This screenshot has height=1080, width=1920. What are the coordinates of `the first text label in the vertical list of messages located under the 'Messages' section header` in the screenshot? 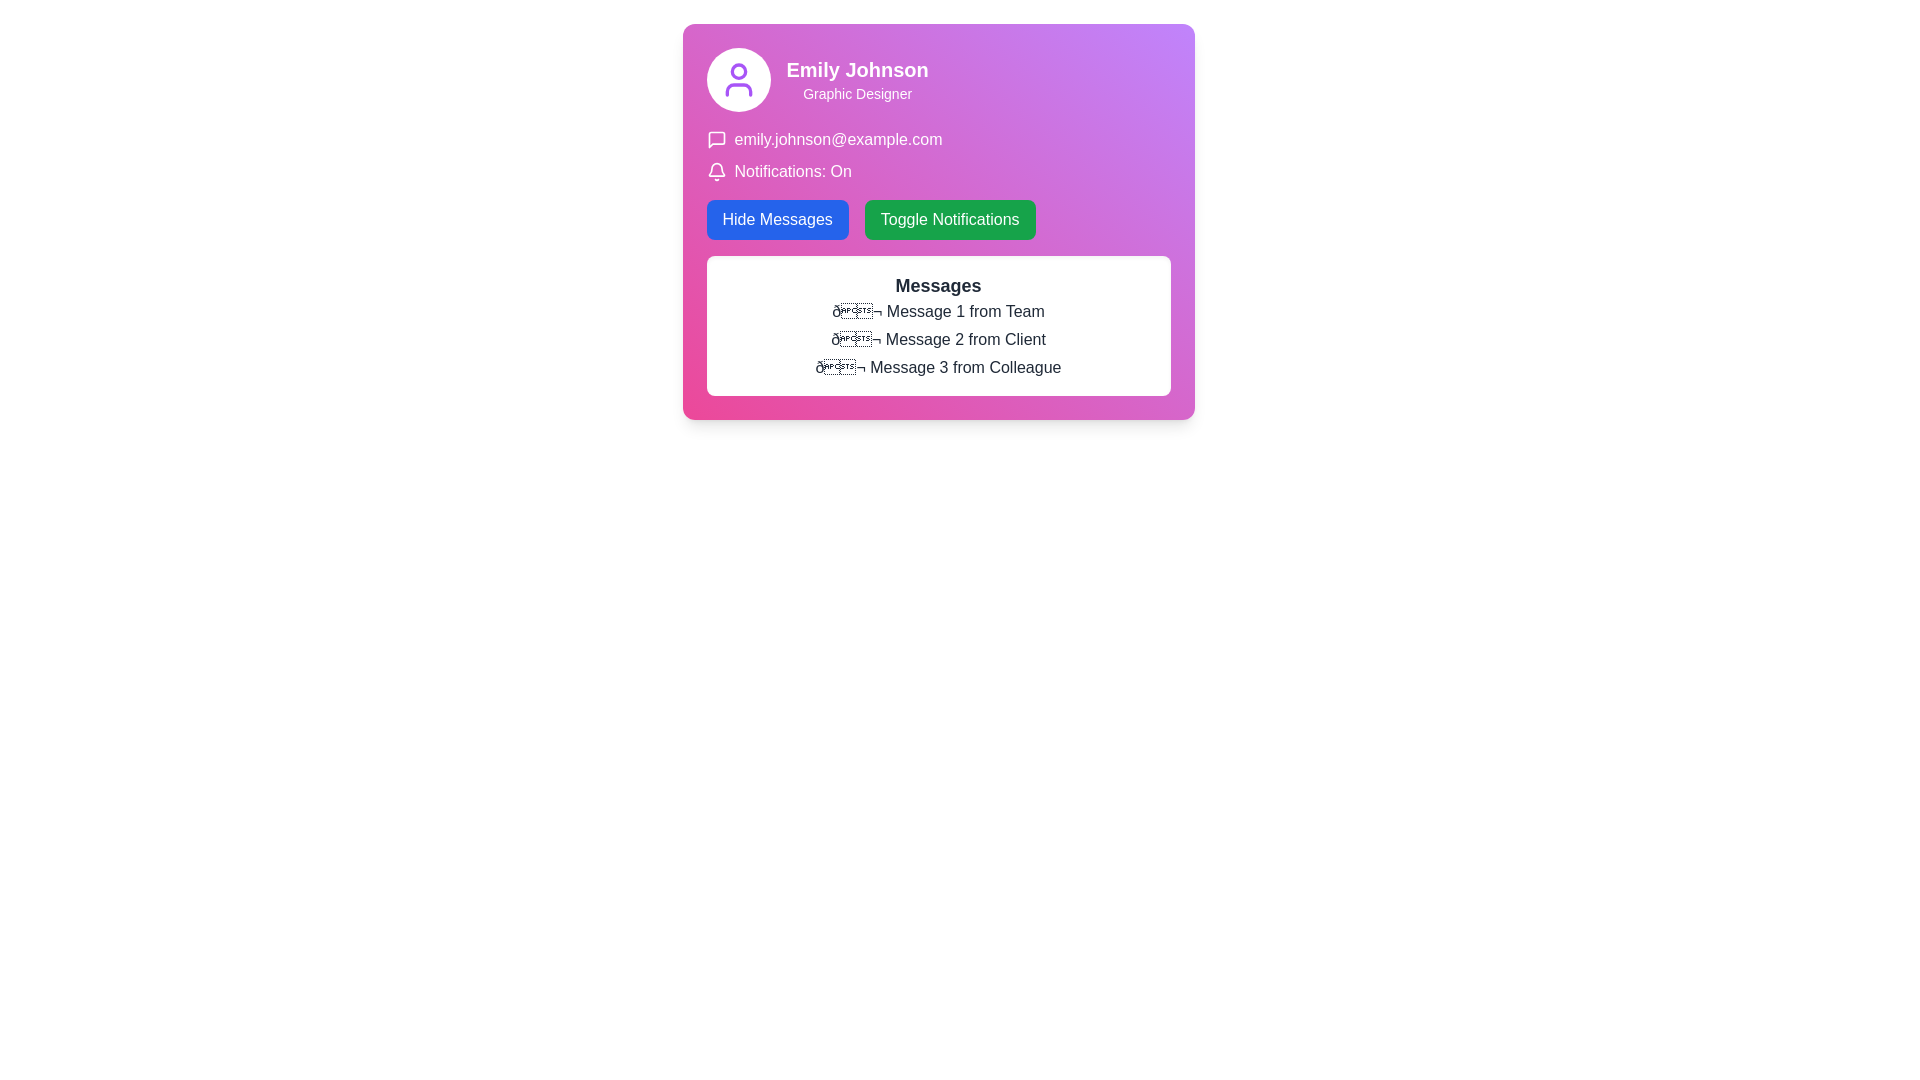 It's located at (937, 312).